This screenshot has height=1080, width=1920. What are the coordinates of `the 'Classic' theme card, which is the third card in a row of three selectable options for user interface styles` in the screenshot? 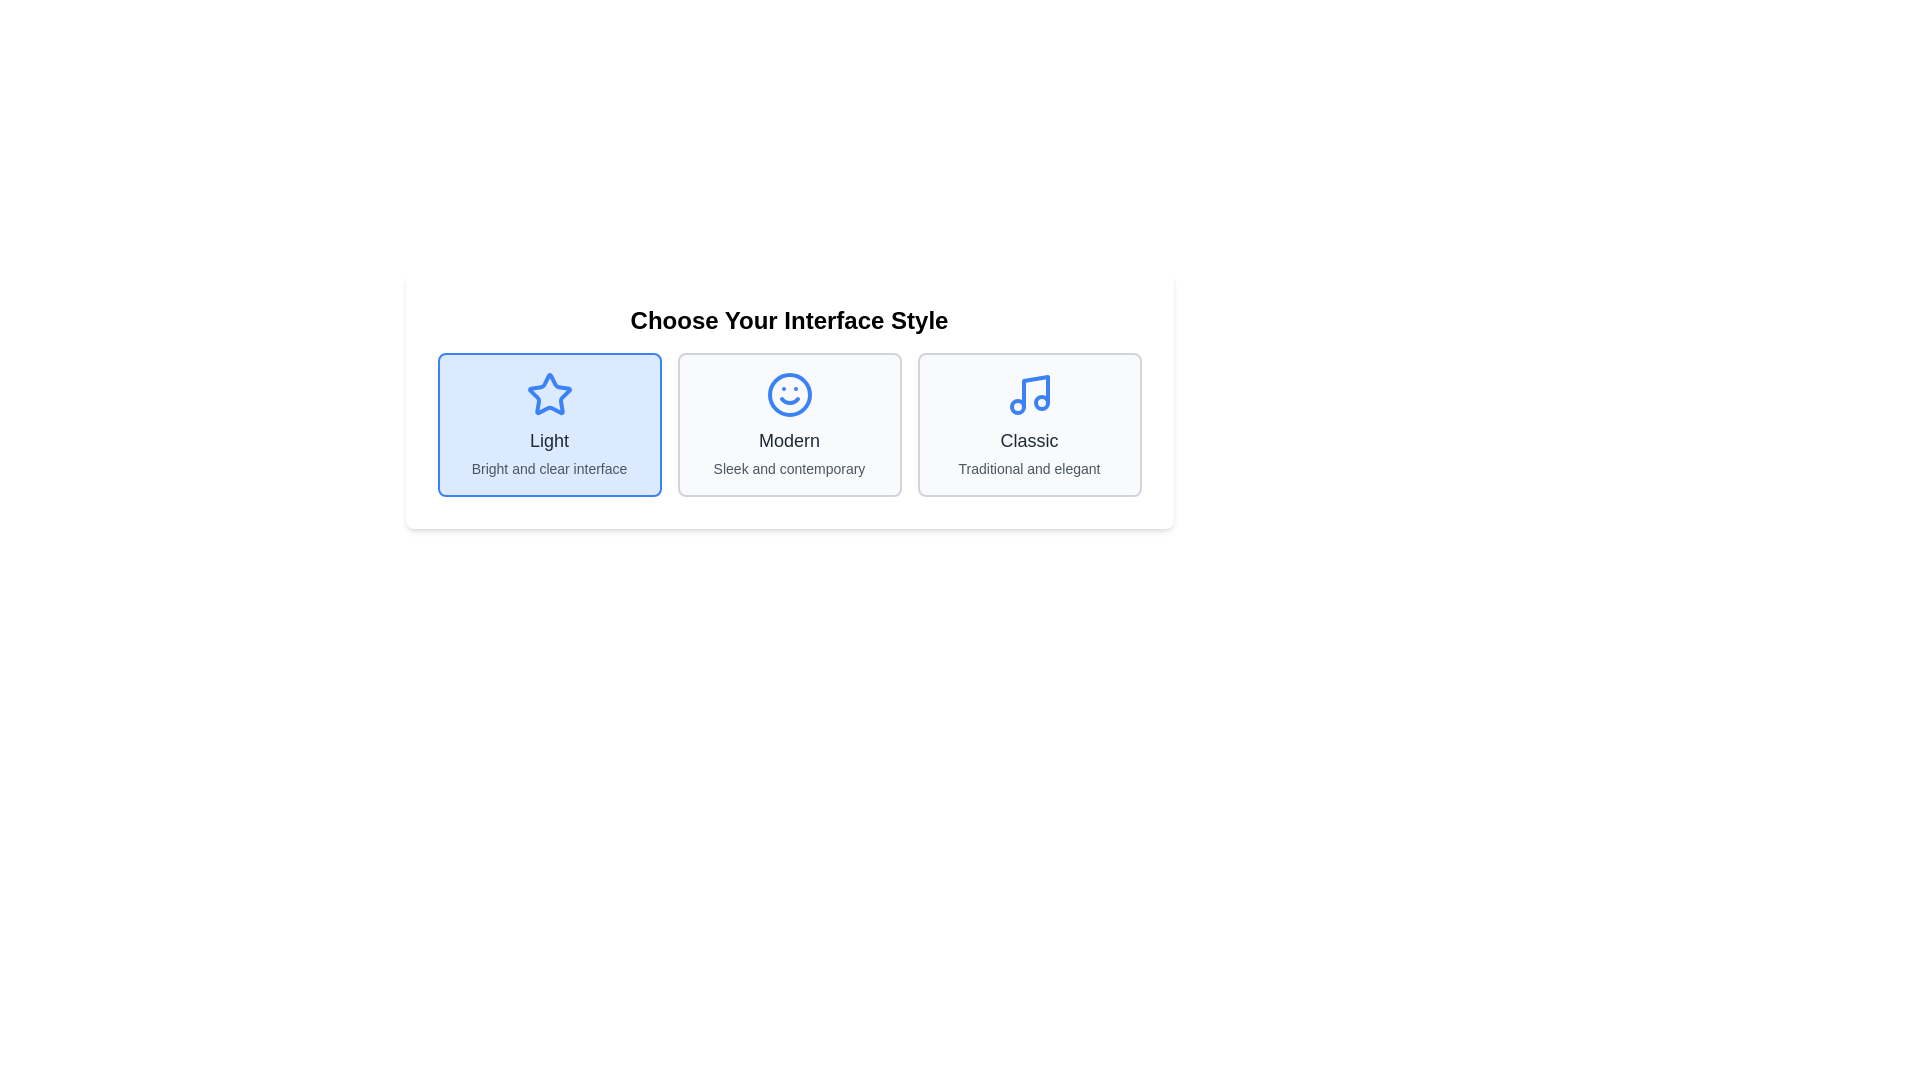 It's located at (1029, 423).